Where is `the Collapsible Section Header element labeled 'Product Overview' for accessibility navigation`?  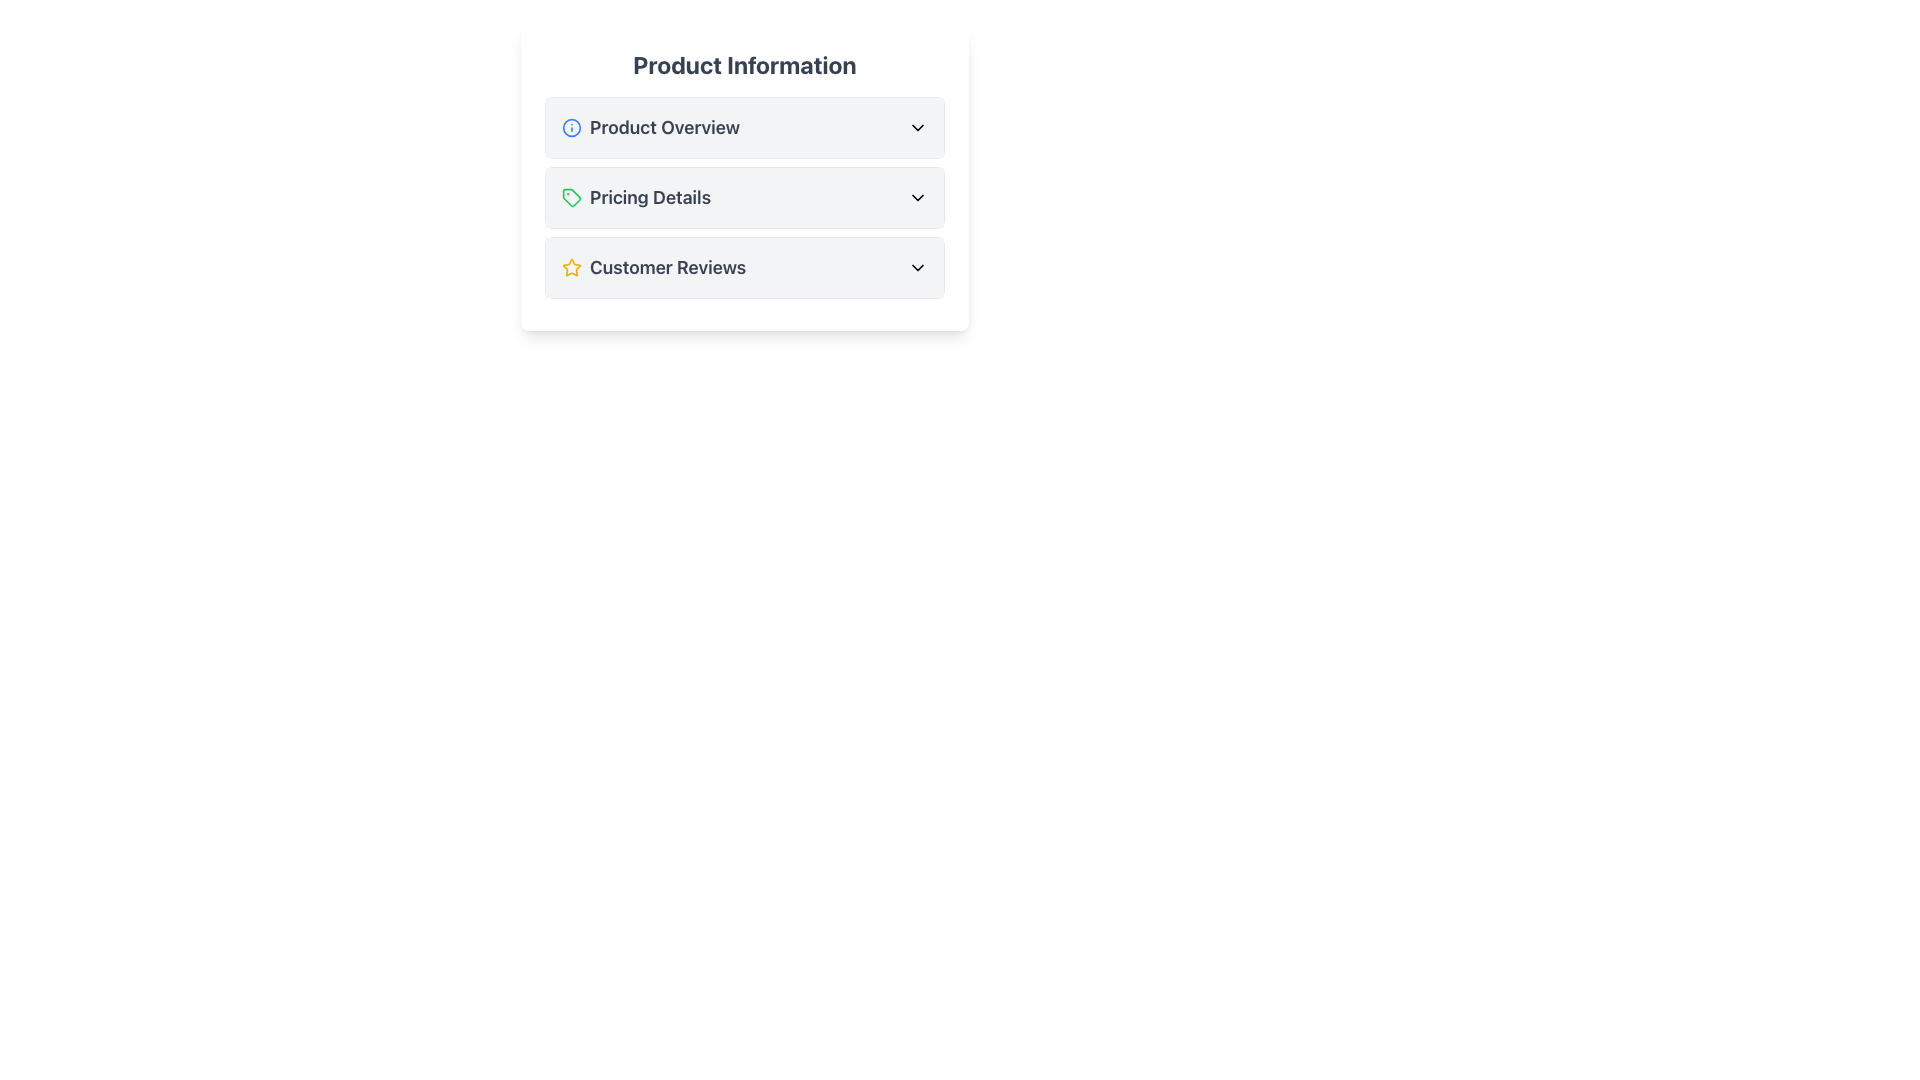 the Collapsible Section Header element labeled 'Product Overview' for accessibility navigation is located at coordinates (743, 127).